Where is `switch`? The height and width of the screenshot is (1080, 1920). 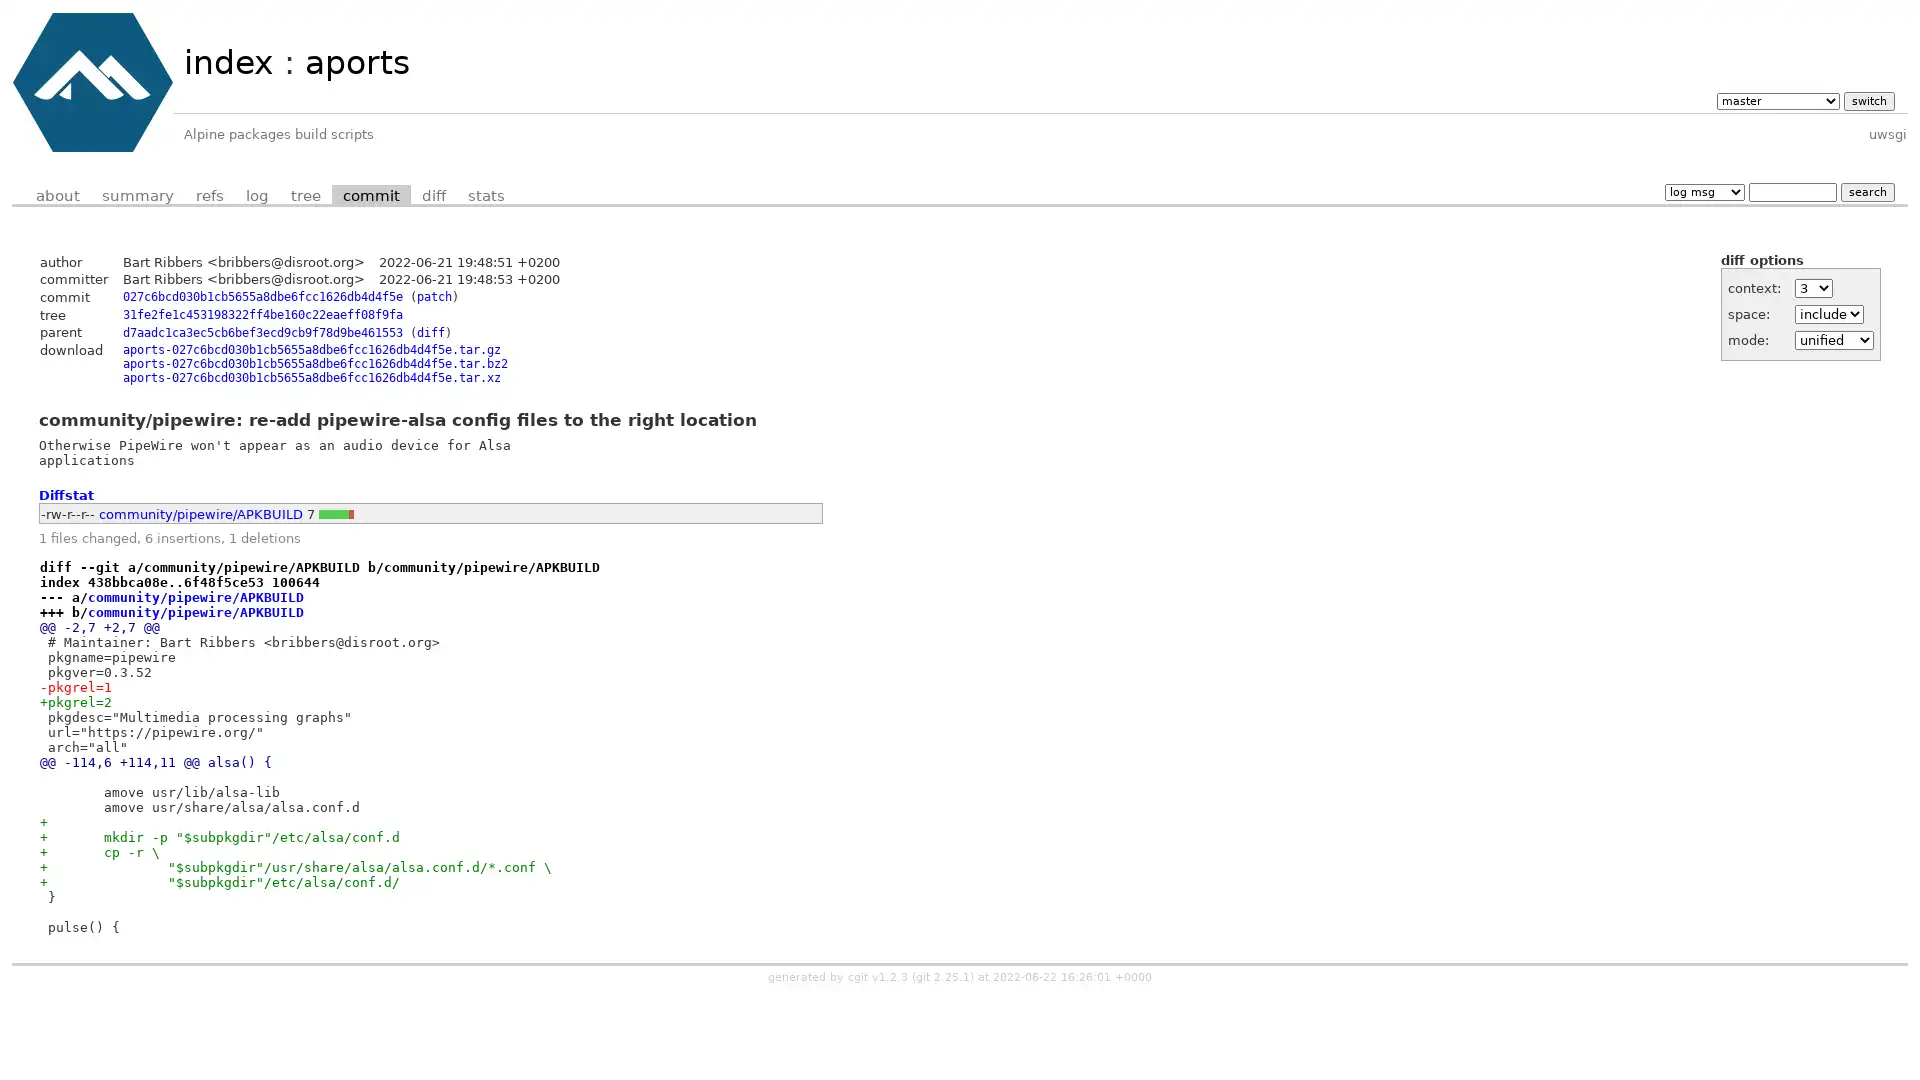
switch is located at coordinates (1867, 100).